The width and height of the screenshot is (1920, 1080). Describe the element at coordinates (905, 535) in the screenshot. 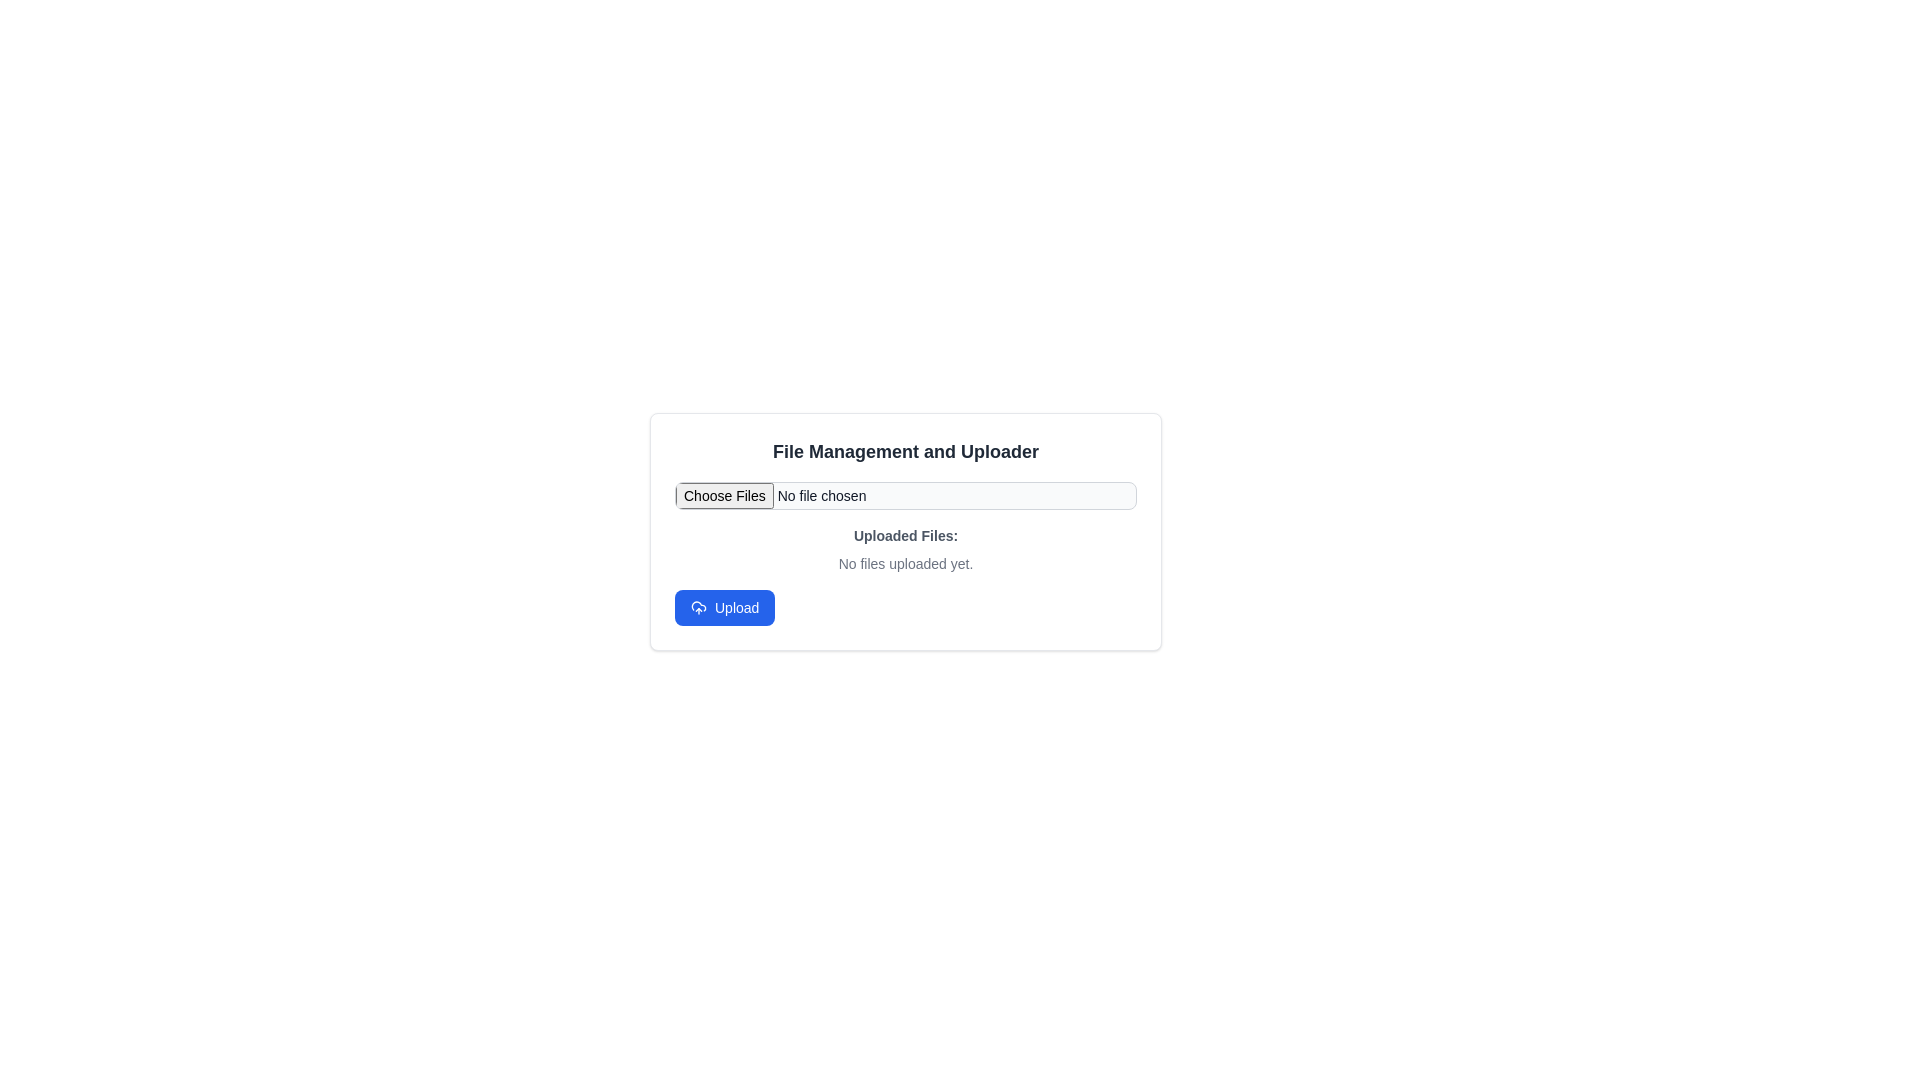

I see `the text label indicating the section for uploaded files, which is positioned above the 'No files uploaded yet.' text and below the file selection input field` at that location.